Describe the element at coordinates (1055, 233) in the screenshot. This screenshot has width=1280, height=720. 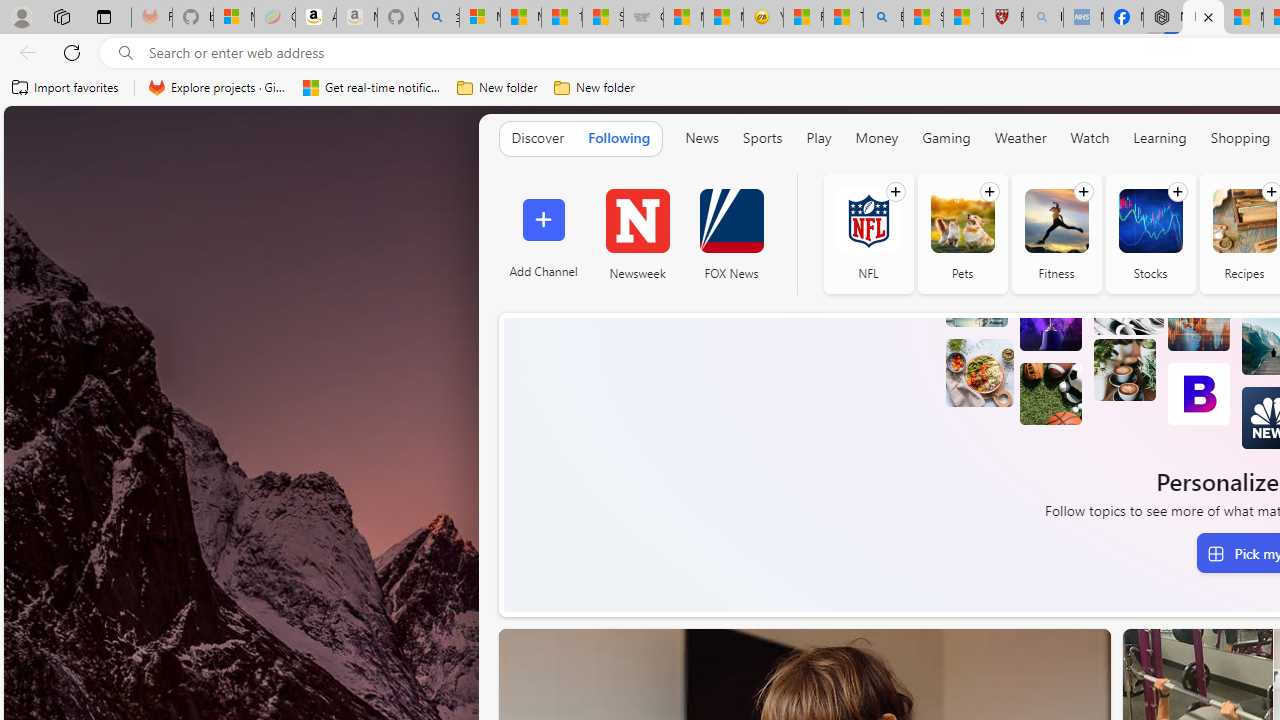
I see `'Fitness'` at that location.